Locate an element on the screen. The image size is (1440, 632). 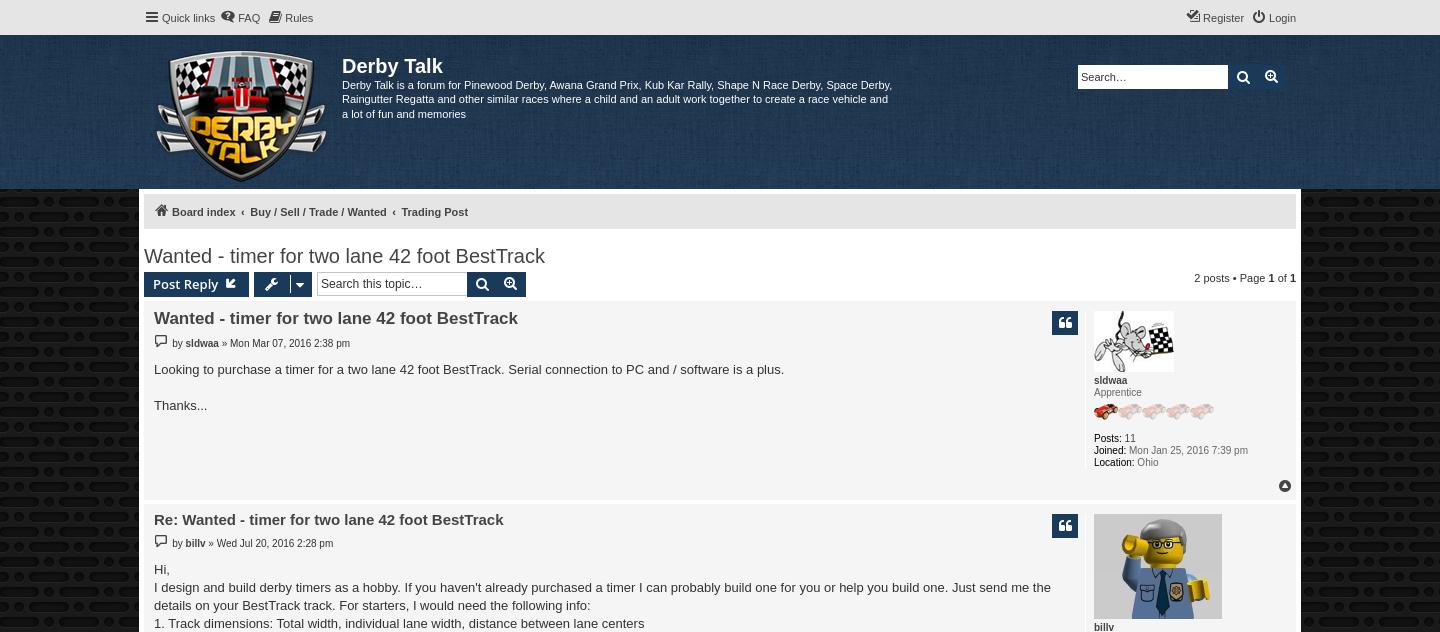
'Hi,' is located at coordinates (160, 567).